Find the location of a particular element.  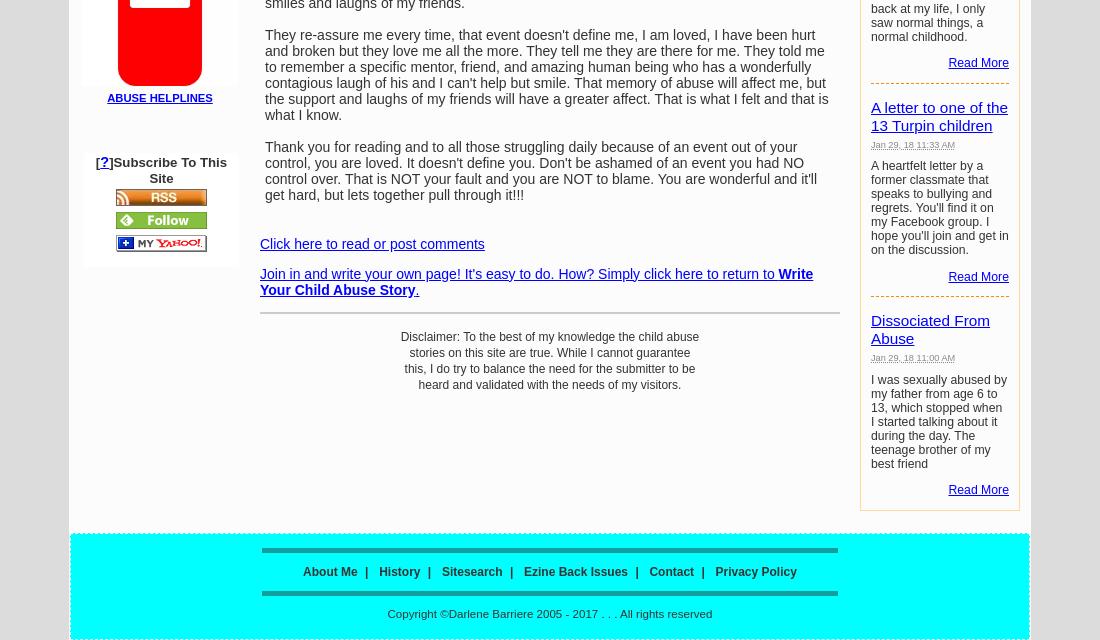

'[' is located at coordinates (95, 162).